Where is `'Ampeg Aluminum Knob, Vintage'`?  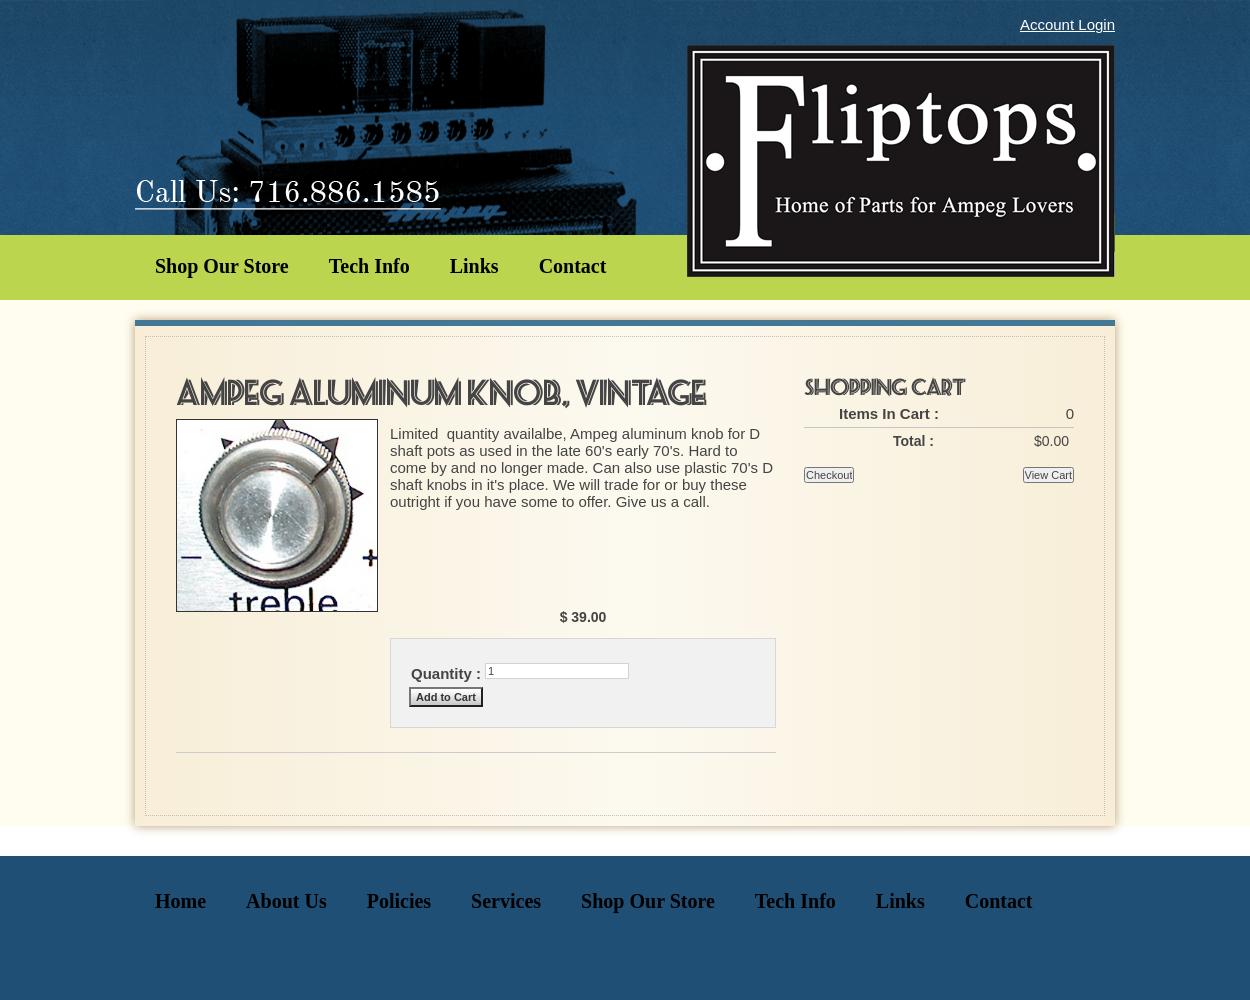
'Ampeg Aluminum Knob, Vintage' is located at coordinates (440, 392).